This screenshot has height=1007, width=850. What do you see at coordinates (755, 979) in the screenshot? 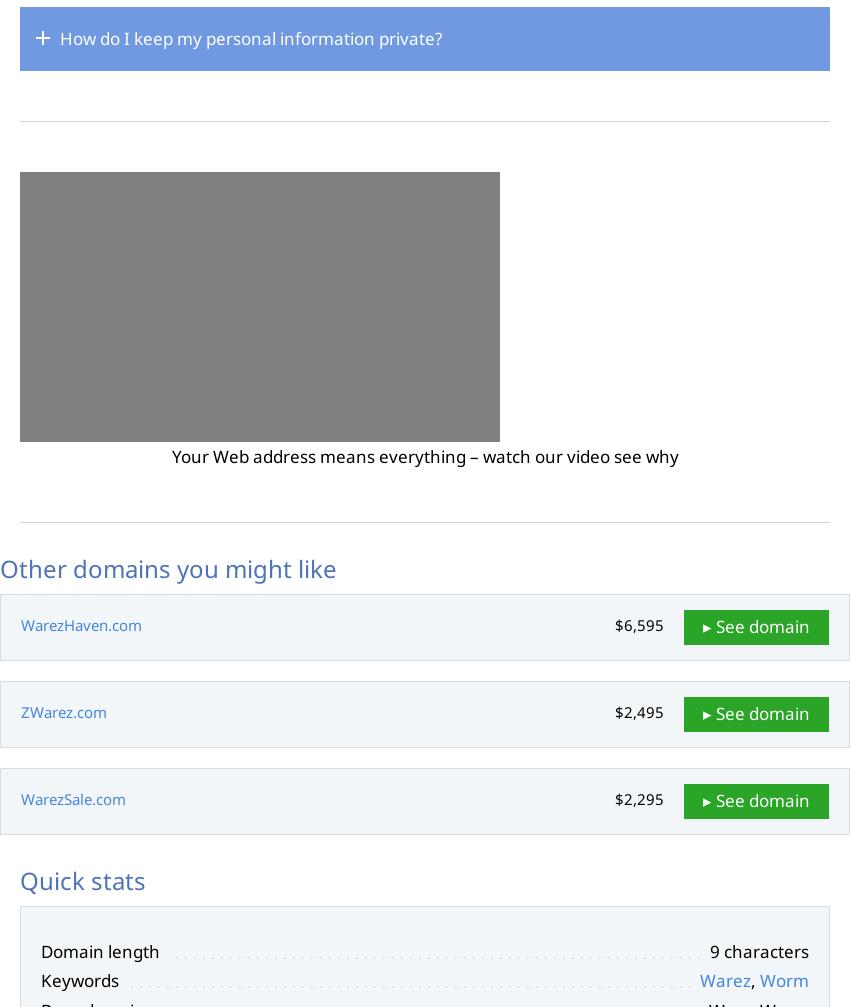
I see `','` at bounding box center [755, 979].